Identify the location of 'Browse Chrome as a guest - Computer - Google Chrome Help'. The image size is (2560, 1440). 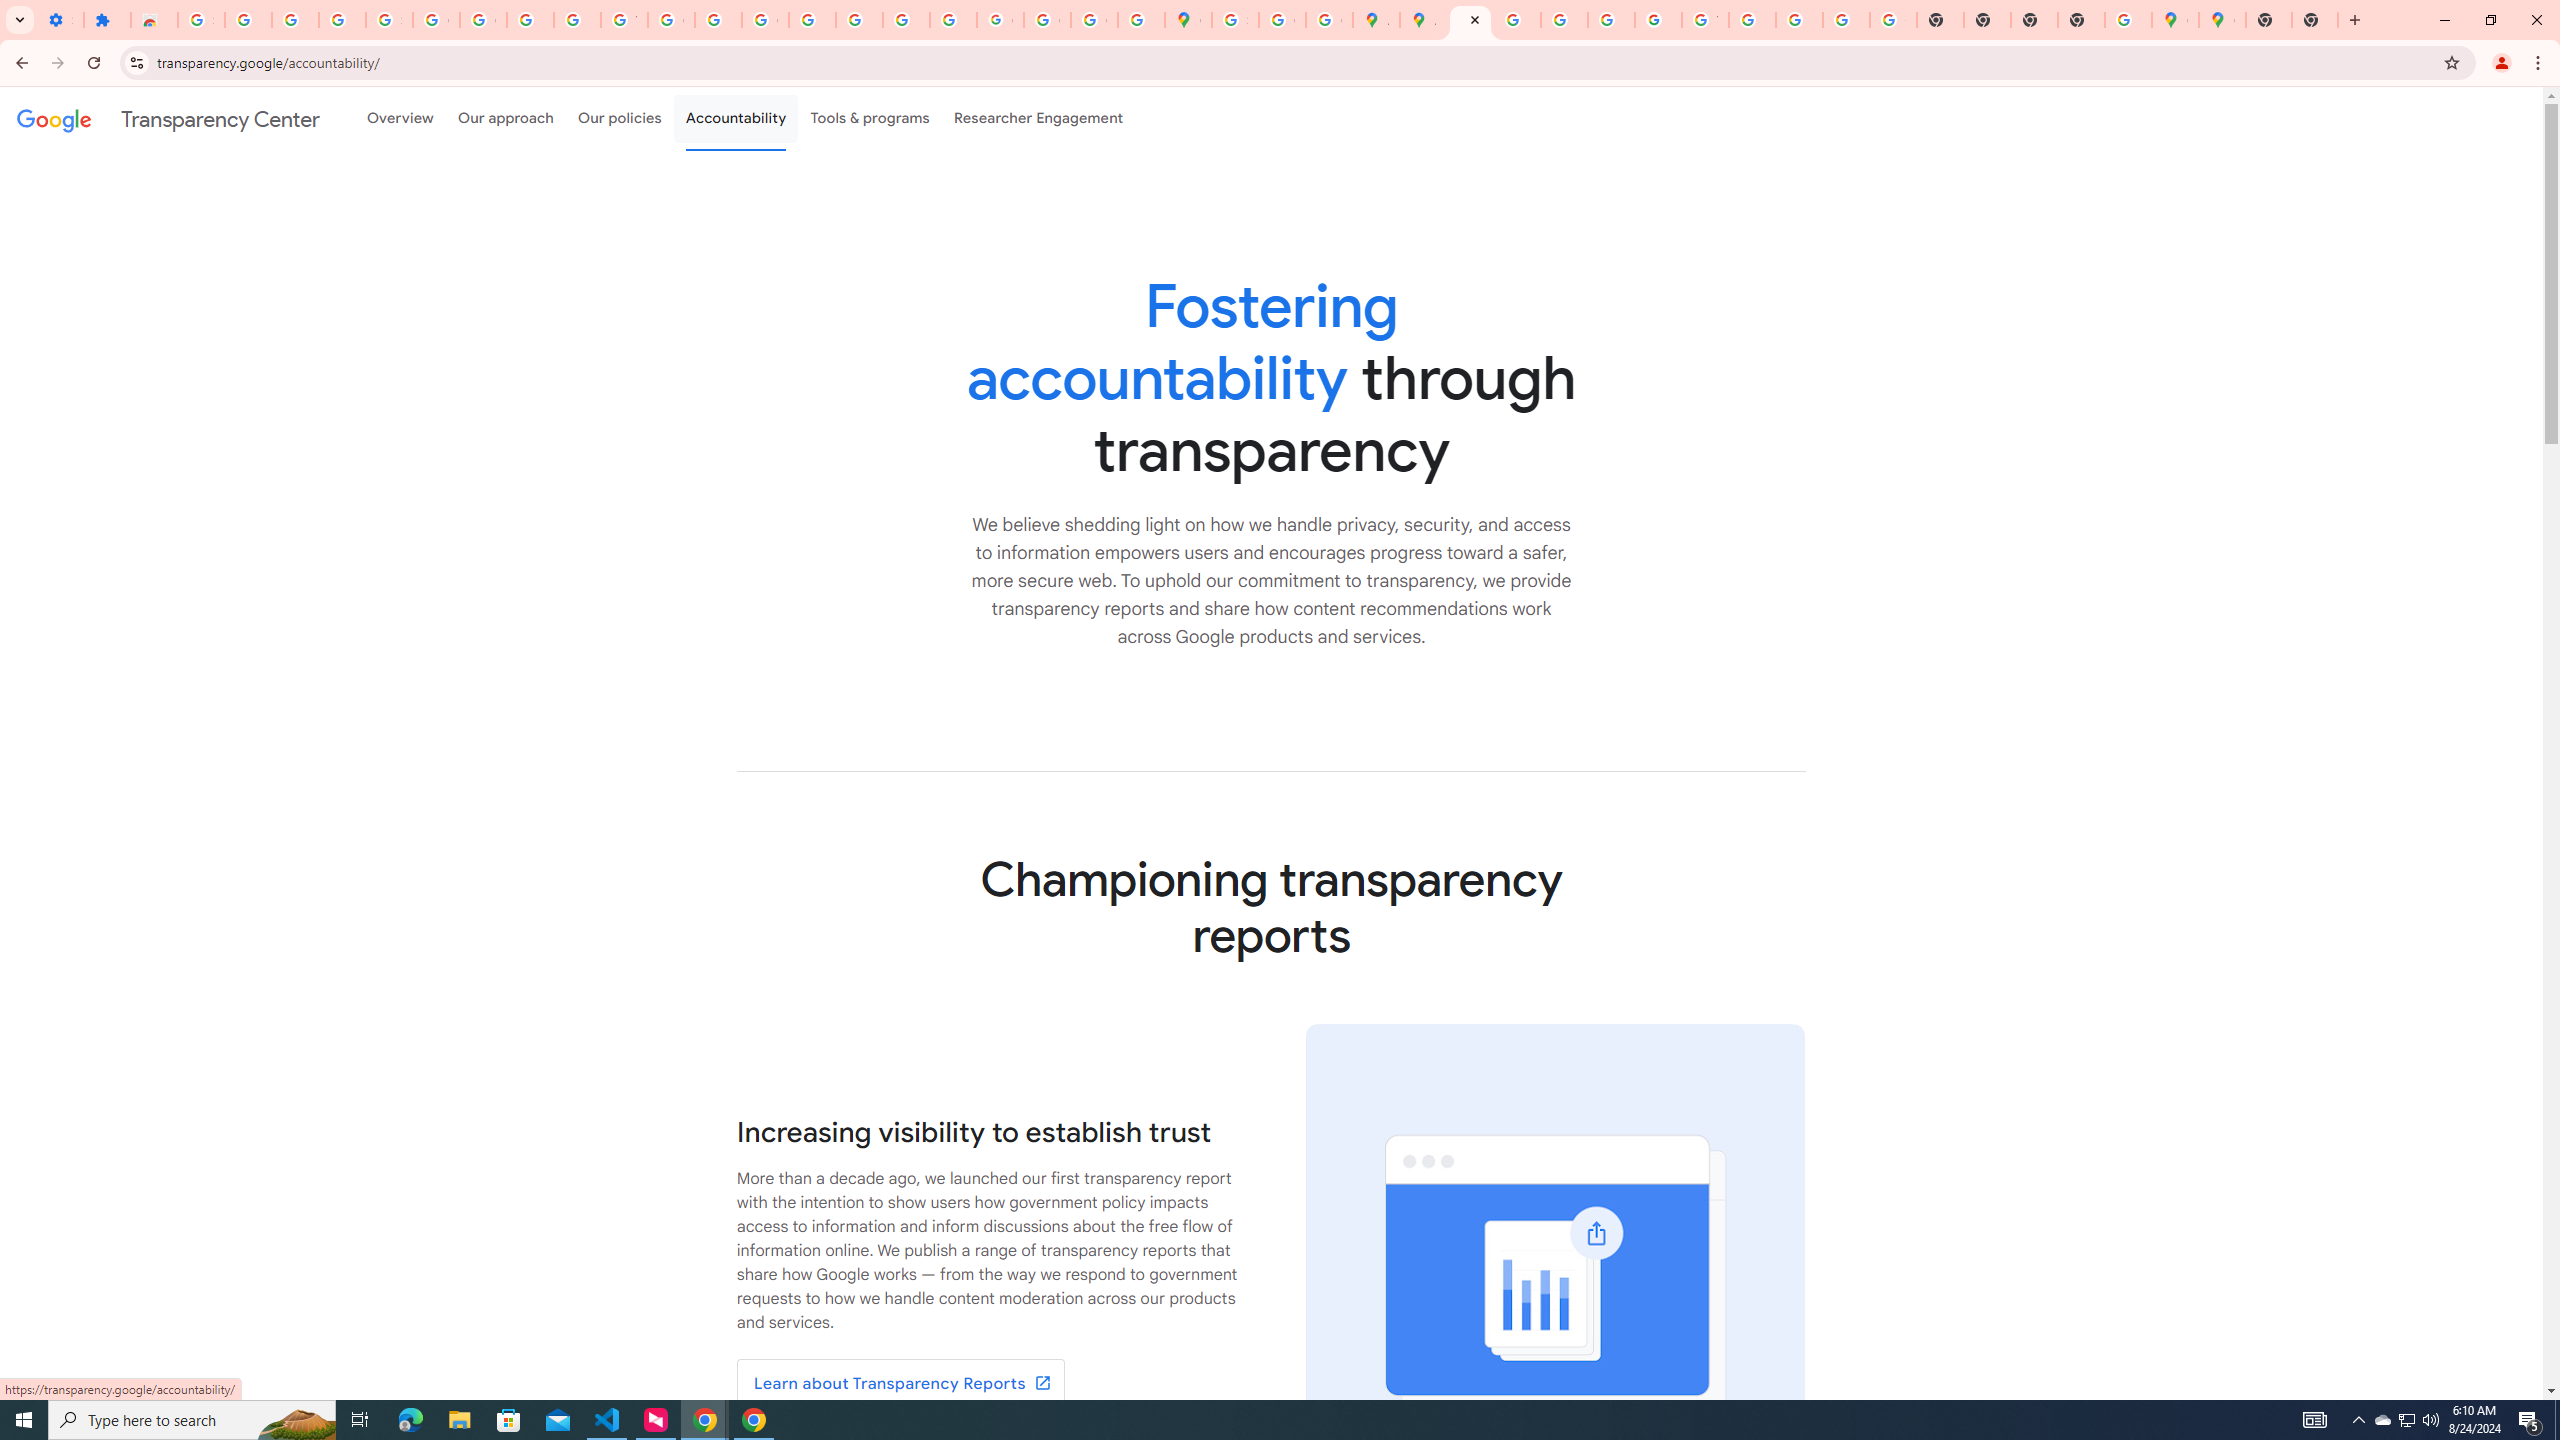
(1752, 19).